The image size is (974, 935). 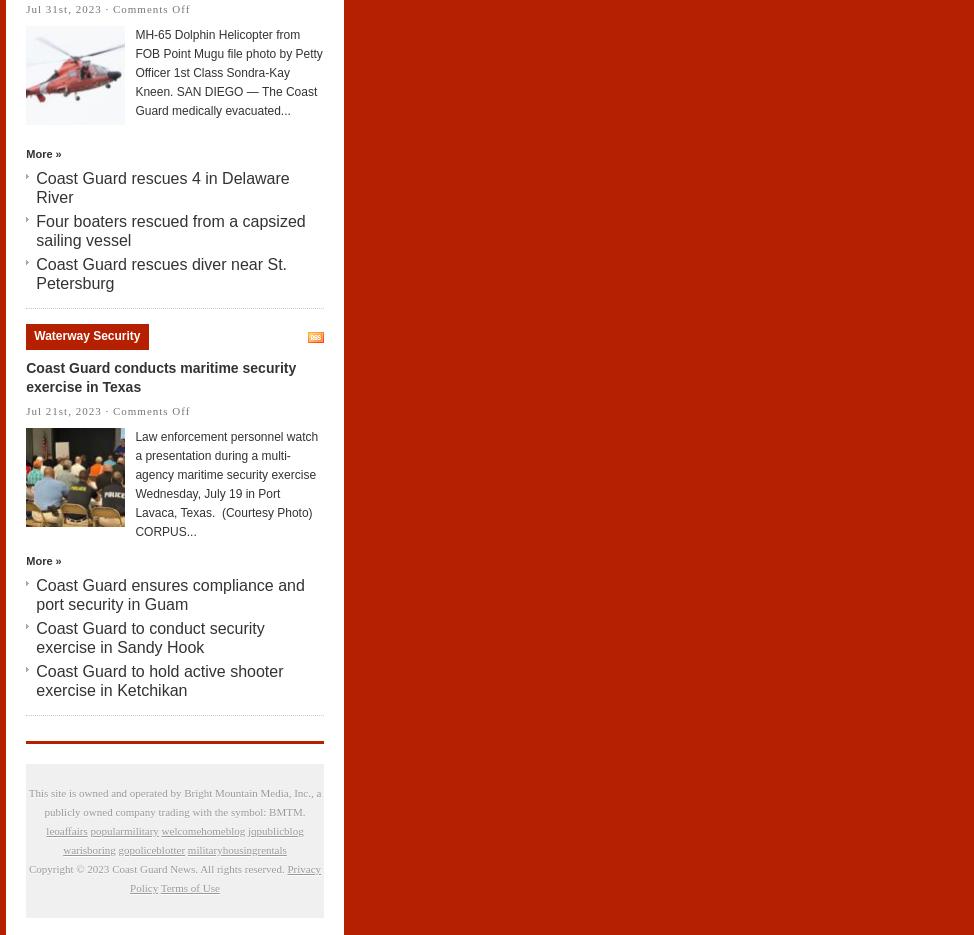 What do you see at coordinates (302, 811) in the screenshot?
I see `'.'` at bounding box center [302, 811].